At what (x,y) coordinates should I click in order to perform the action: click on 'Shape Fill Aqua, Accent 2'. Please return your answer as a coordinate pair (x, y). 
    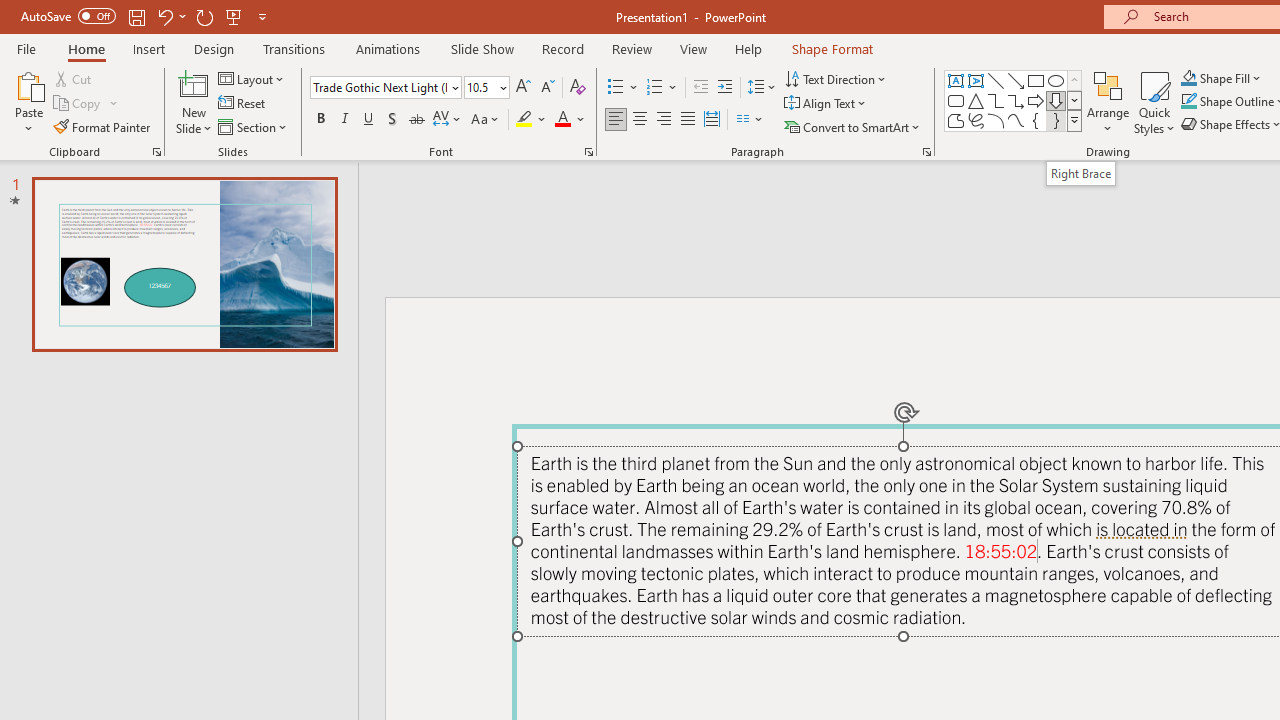
    Looking at the image, I should click on (1189, 77).